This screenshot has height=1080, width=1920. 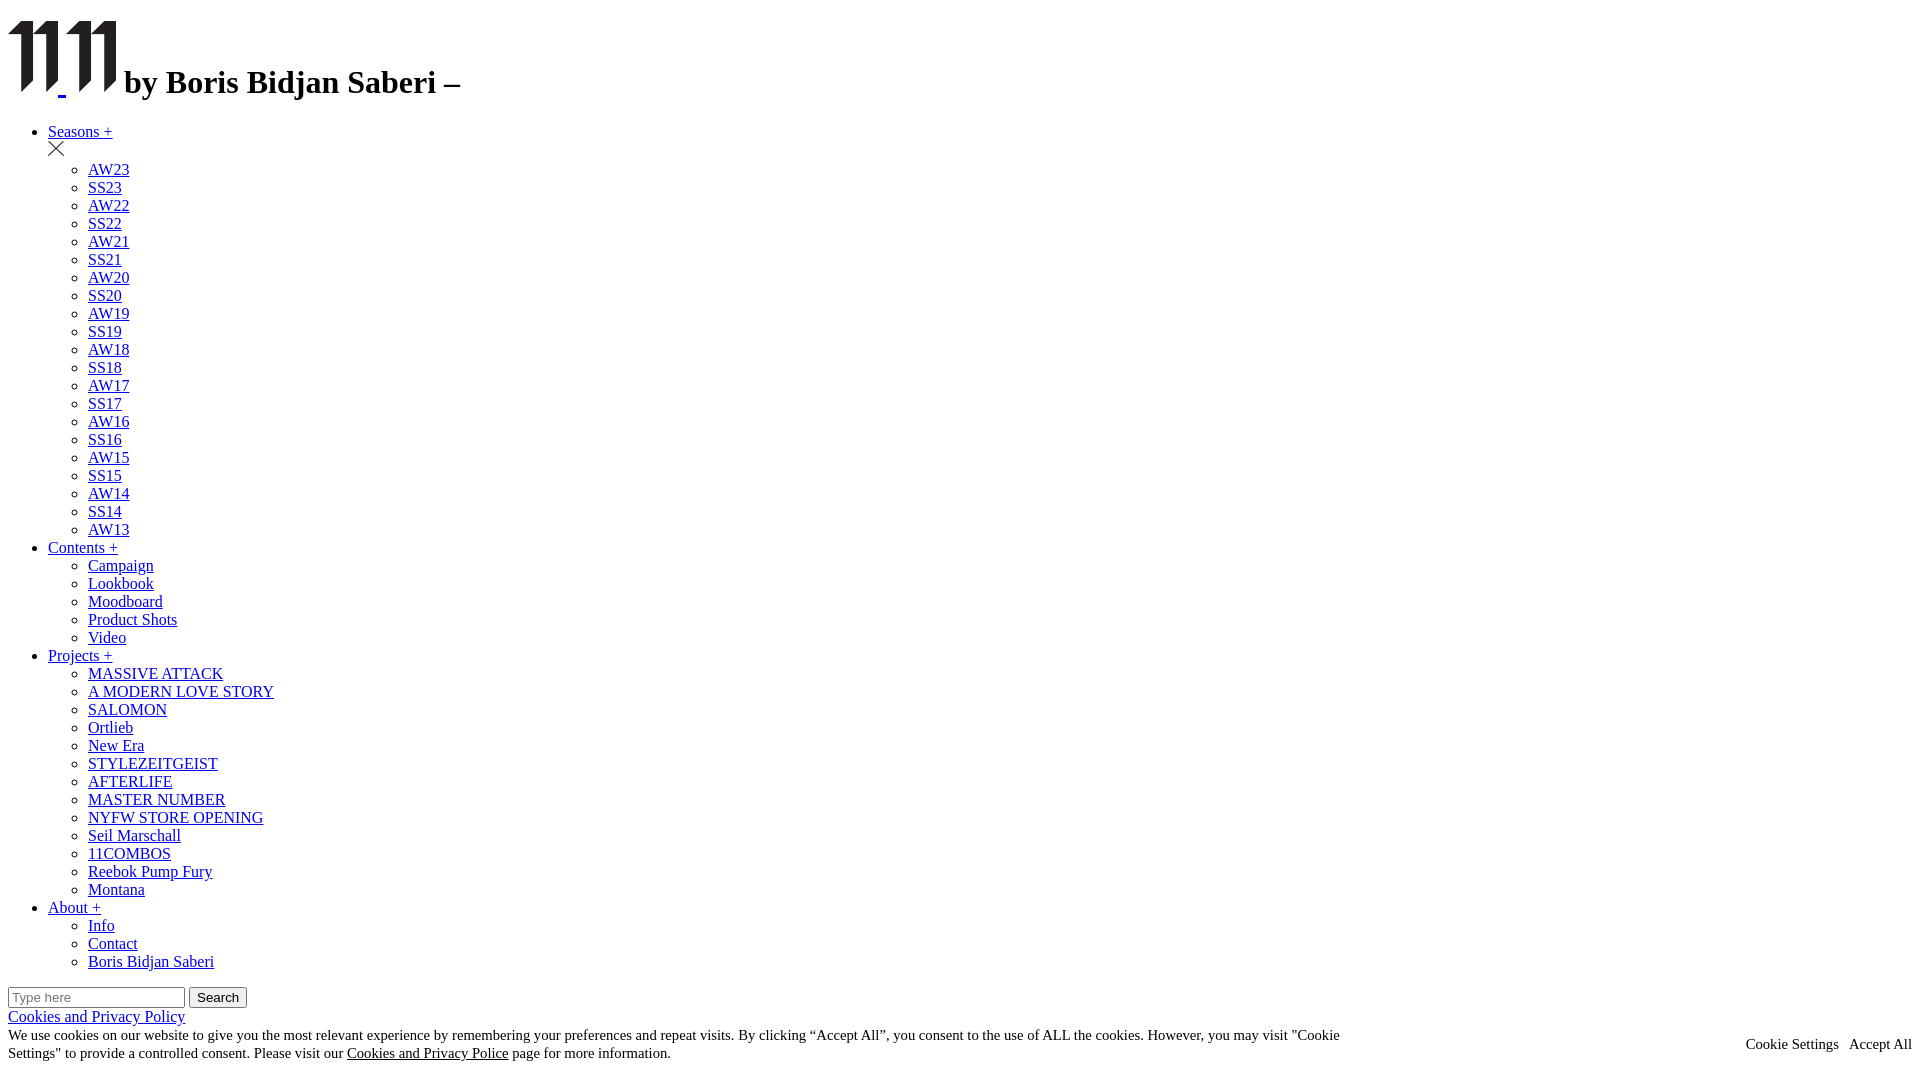 What do you see at coordinates (86, 780) in the screenshot?
I see `'AFTERLIFE'` at bounding box center [86, 780].